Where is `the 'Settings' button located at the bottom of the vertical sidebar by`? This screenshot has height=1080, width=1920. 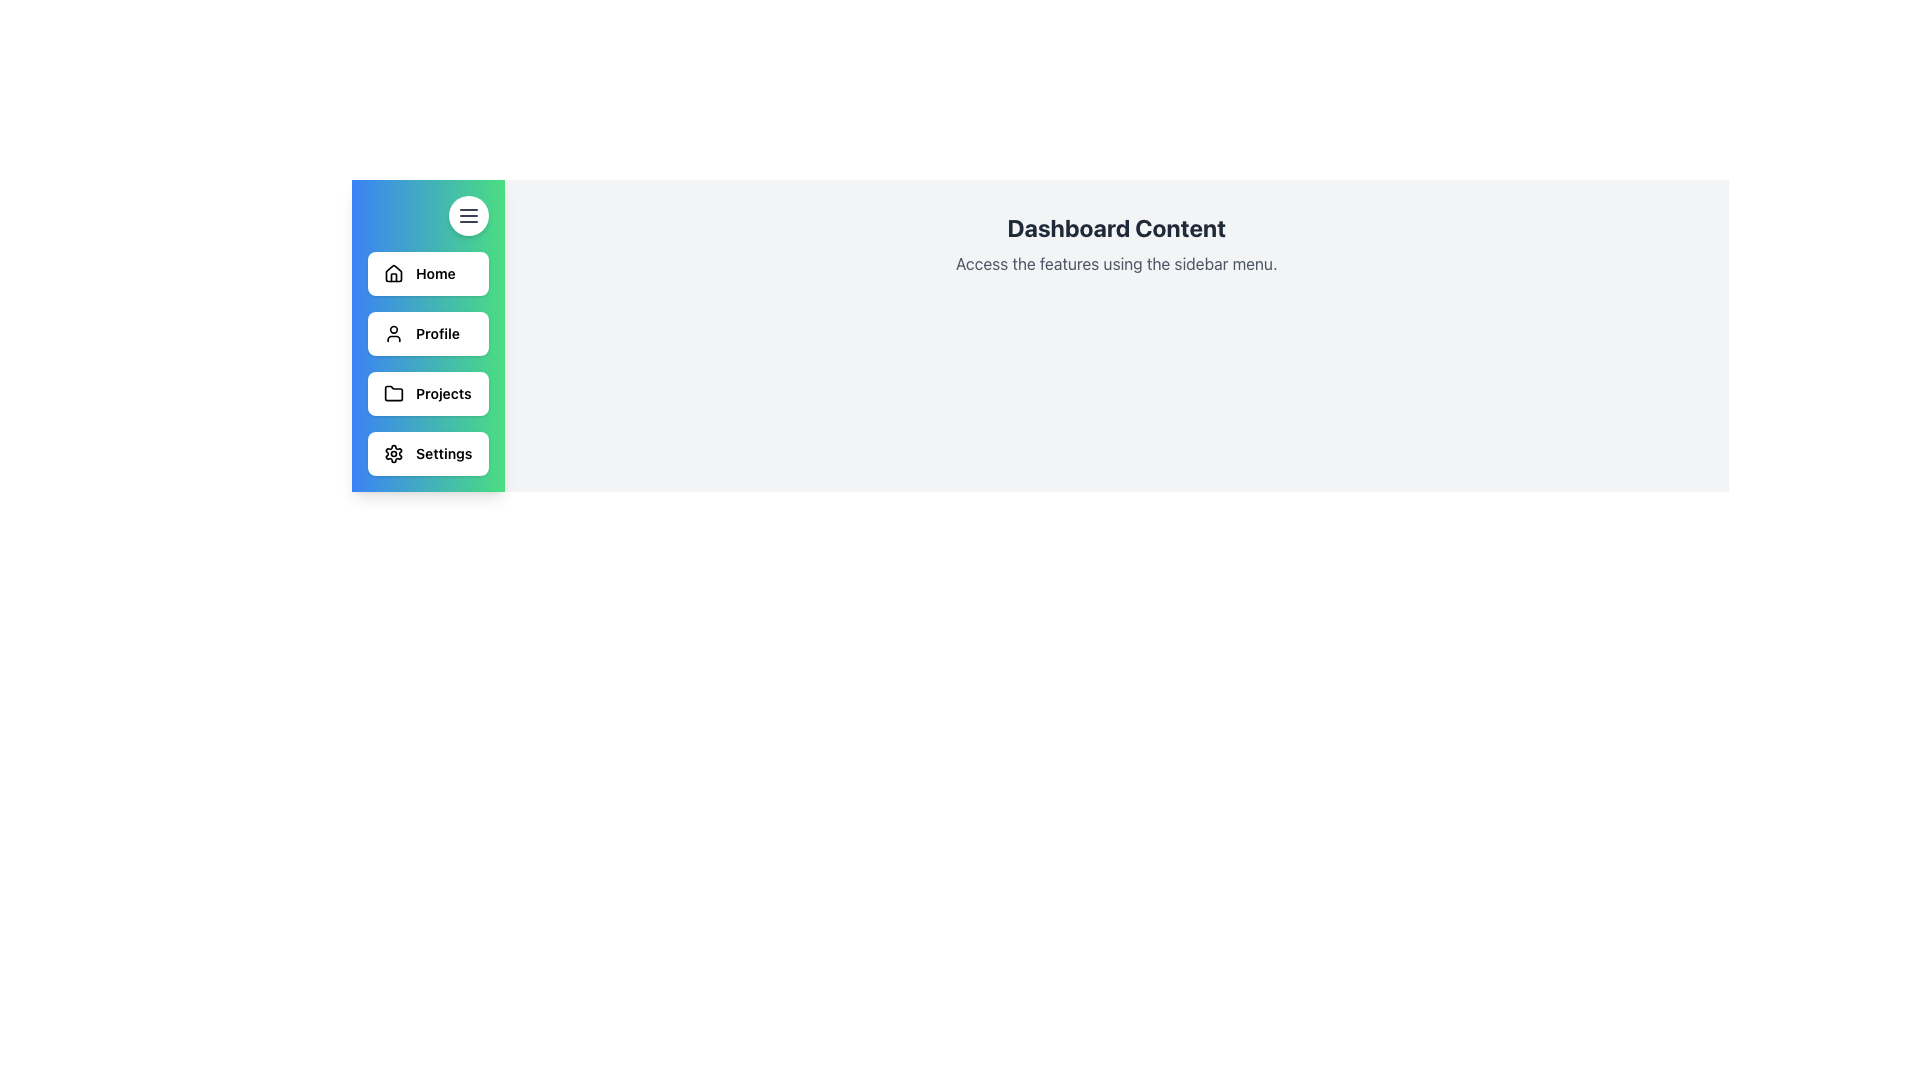
the 'Settings' button located at the bottom of the vertical sidebar by is located at coordinates (427, 454).